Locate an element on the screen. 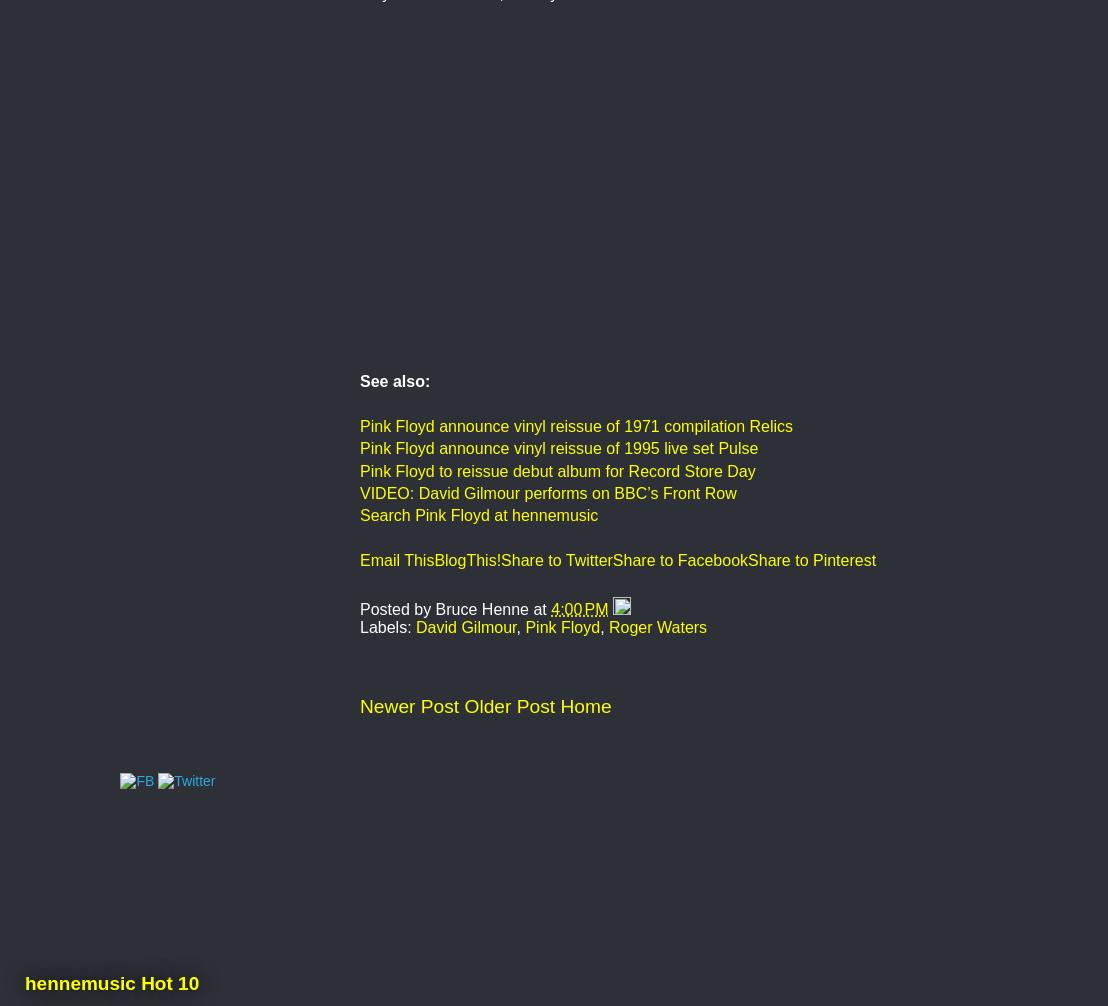 This screenshot has height=1006, width=1108. 'Pink Floyd announce vinyl reissue of 1995 live set Pulse' is located at coordinates (558, 447).